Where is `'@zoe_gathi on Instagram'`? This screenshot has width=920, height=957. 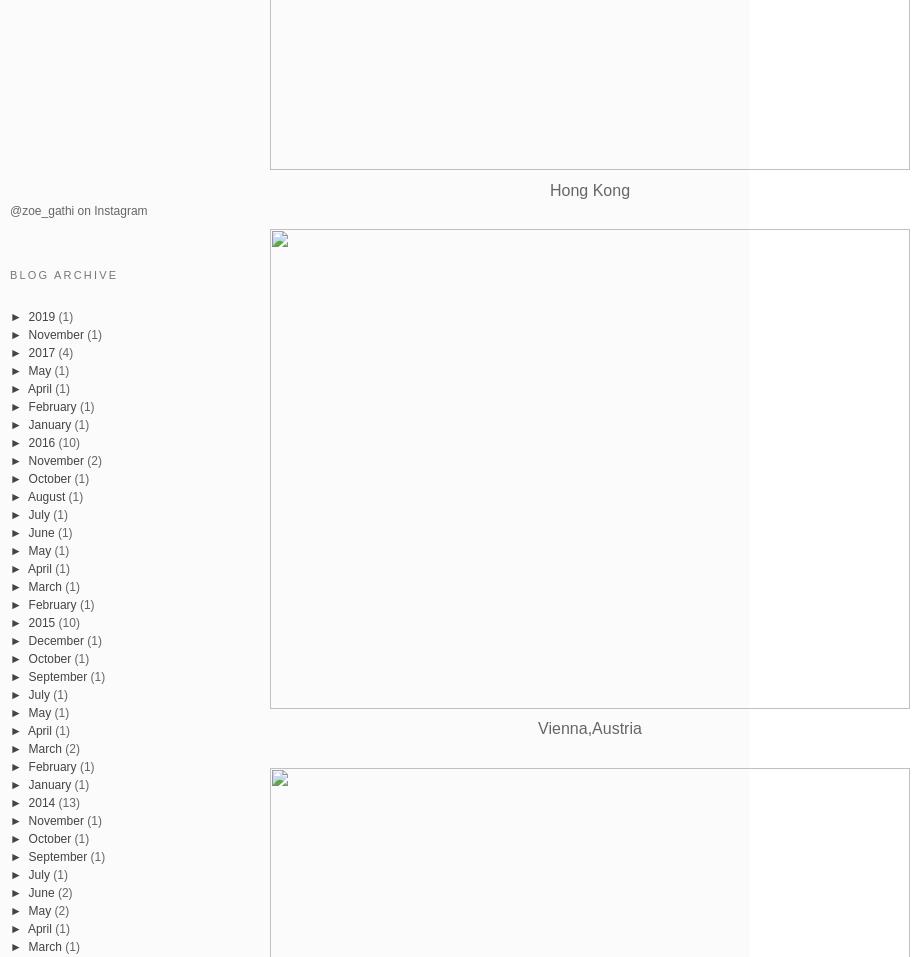
'@zoe_gathi on Instagram' is located at coordinates (78, 208).